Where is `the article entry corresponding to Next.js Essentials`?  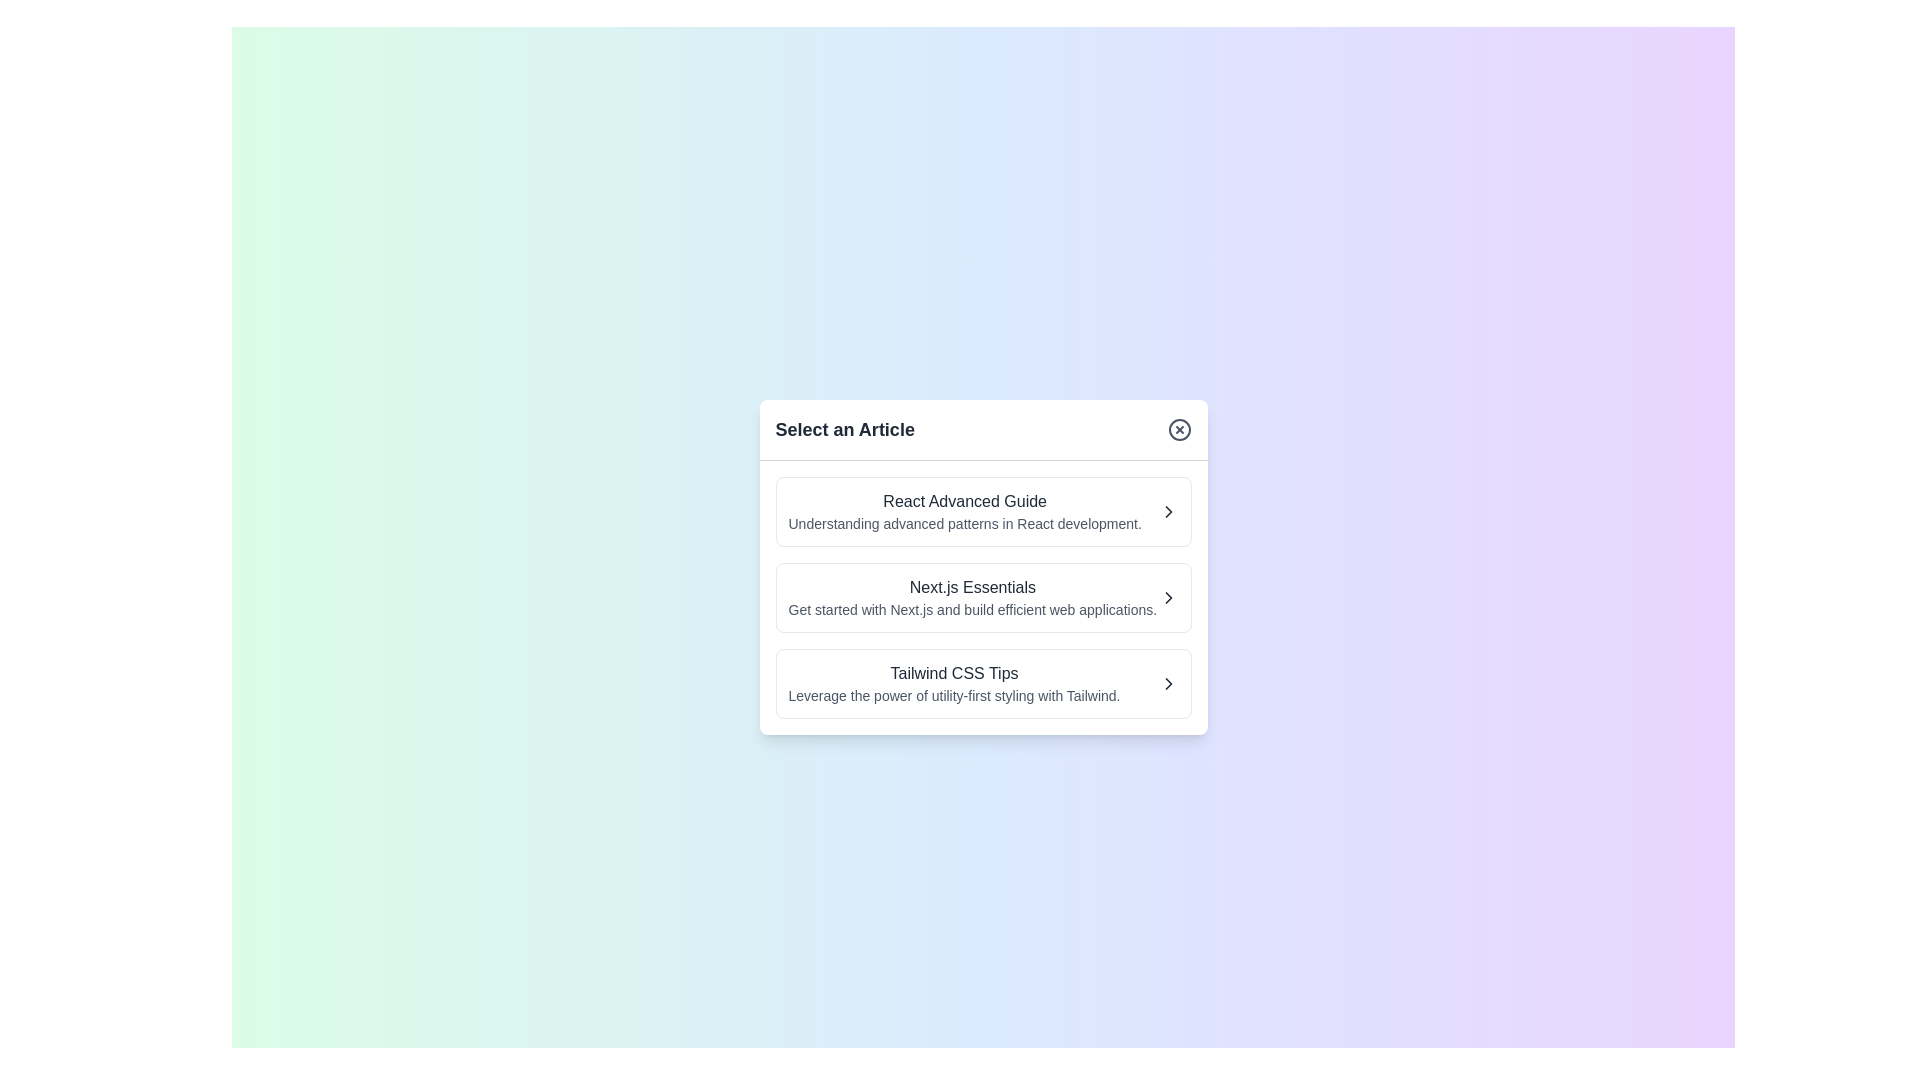
the article entry corresponding to Next.js Essentials is located at coordinates (983, 596).